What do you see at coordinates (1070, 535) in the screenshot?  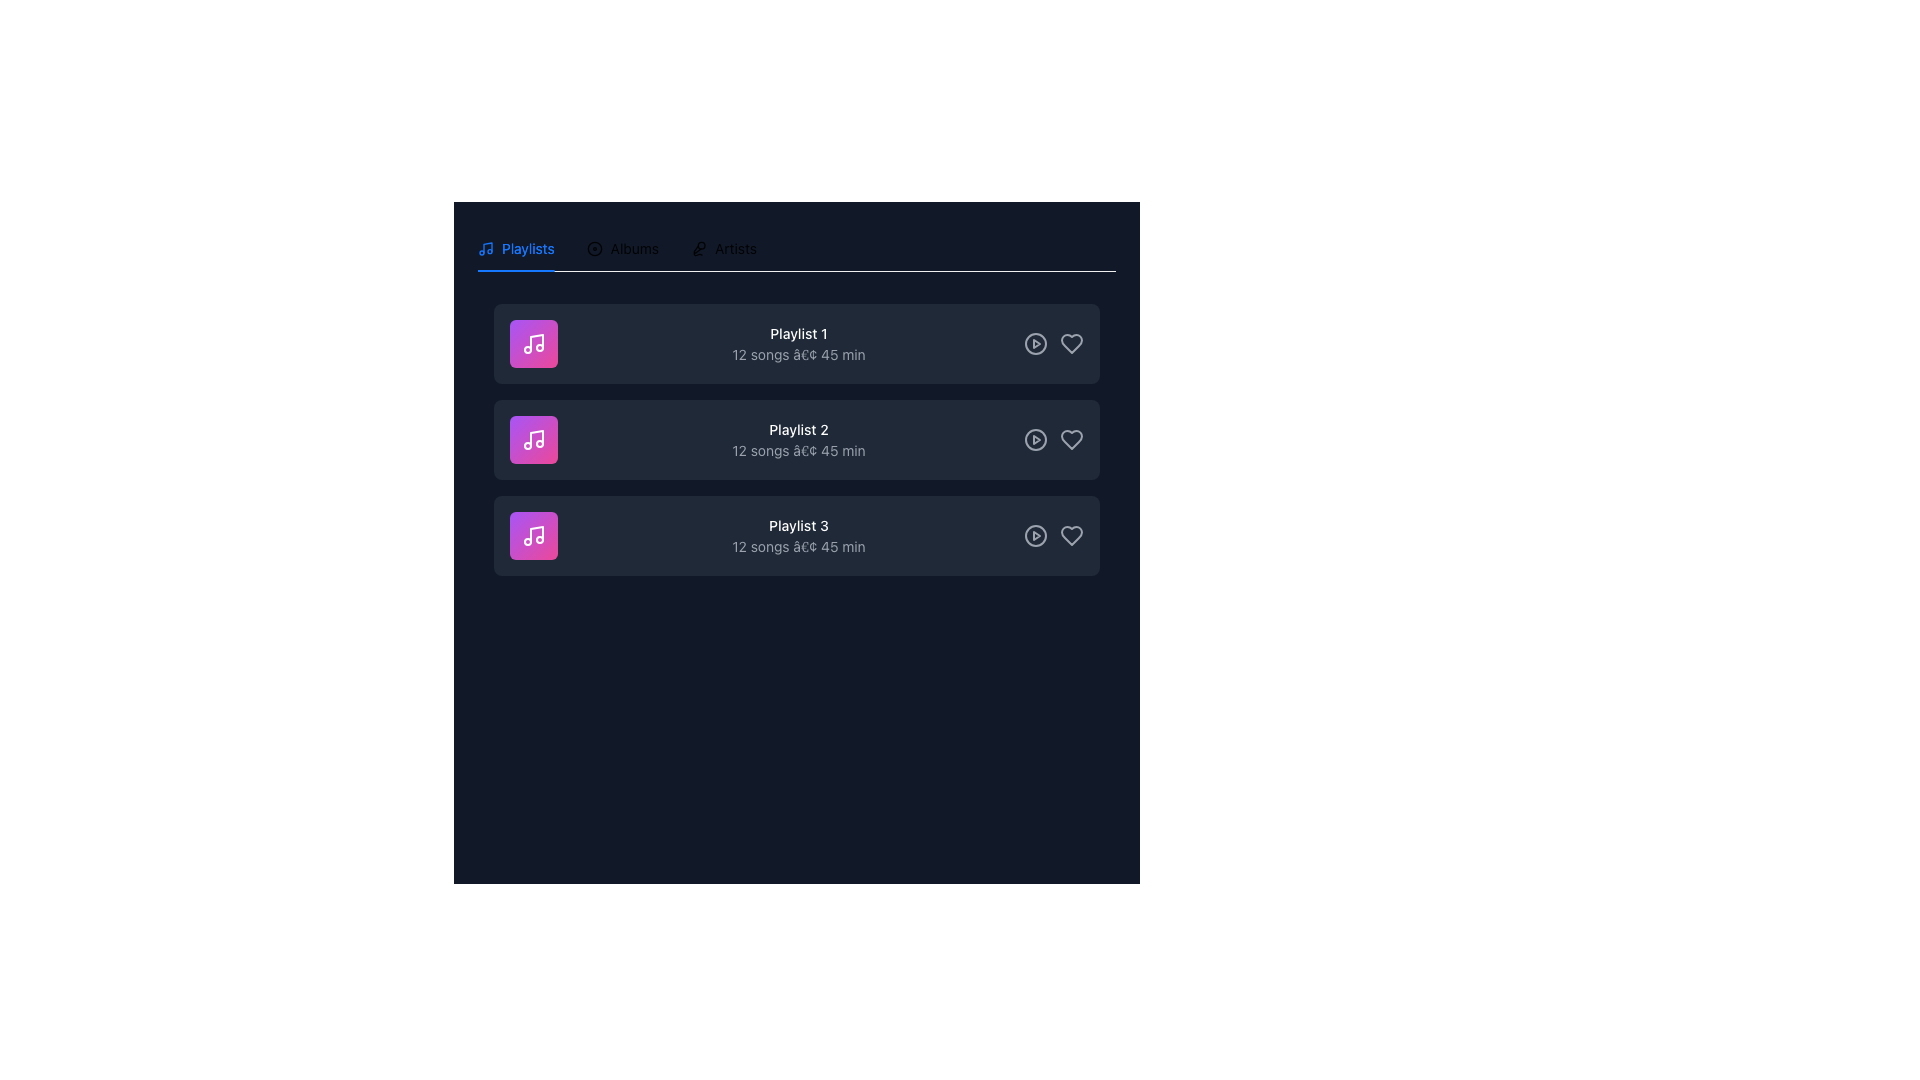 I see `the heart-shaped icon button on the far right side of the third playlist item` at bounding box center [1070, 535].